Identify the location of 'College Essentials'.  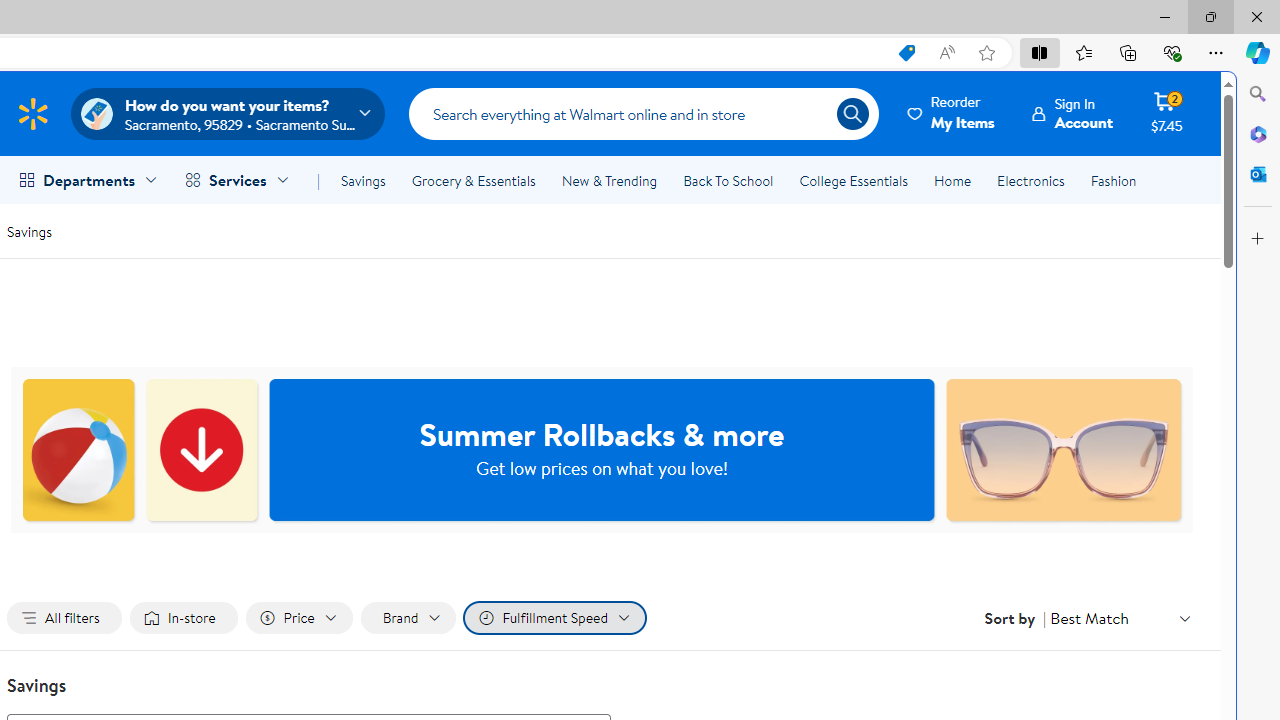
(853, 181).